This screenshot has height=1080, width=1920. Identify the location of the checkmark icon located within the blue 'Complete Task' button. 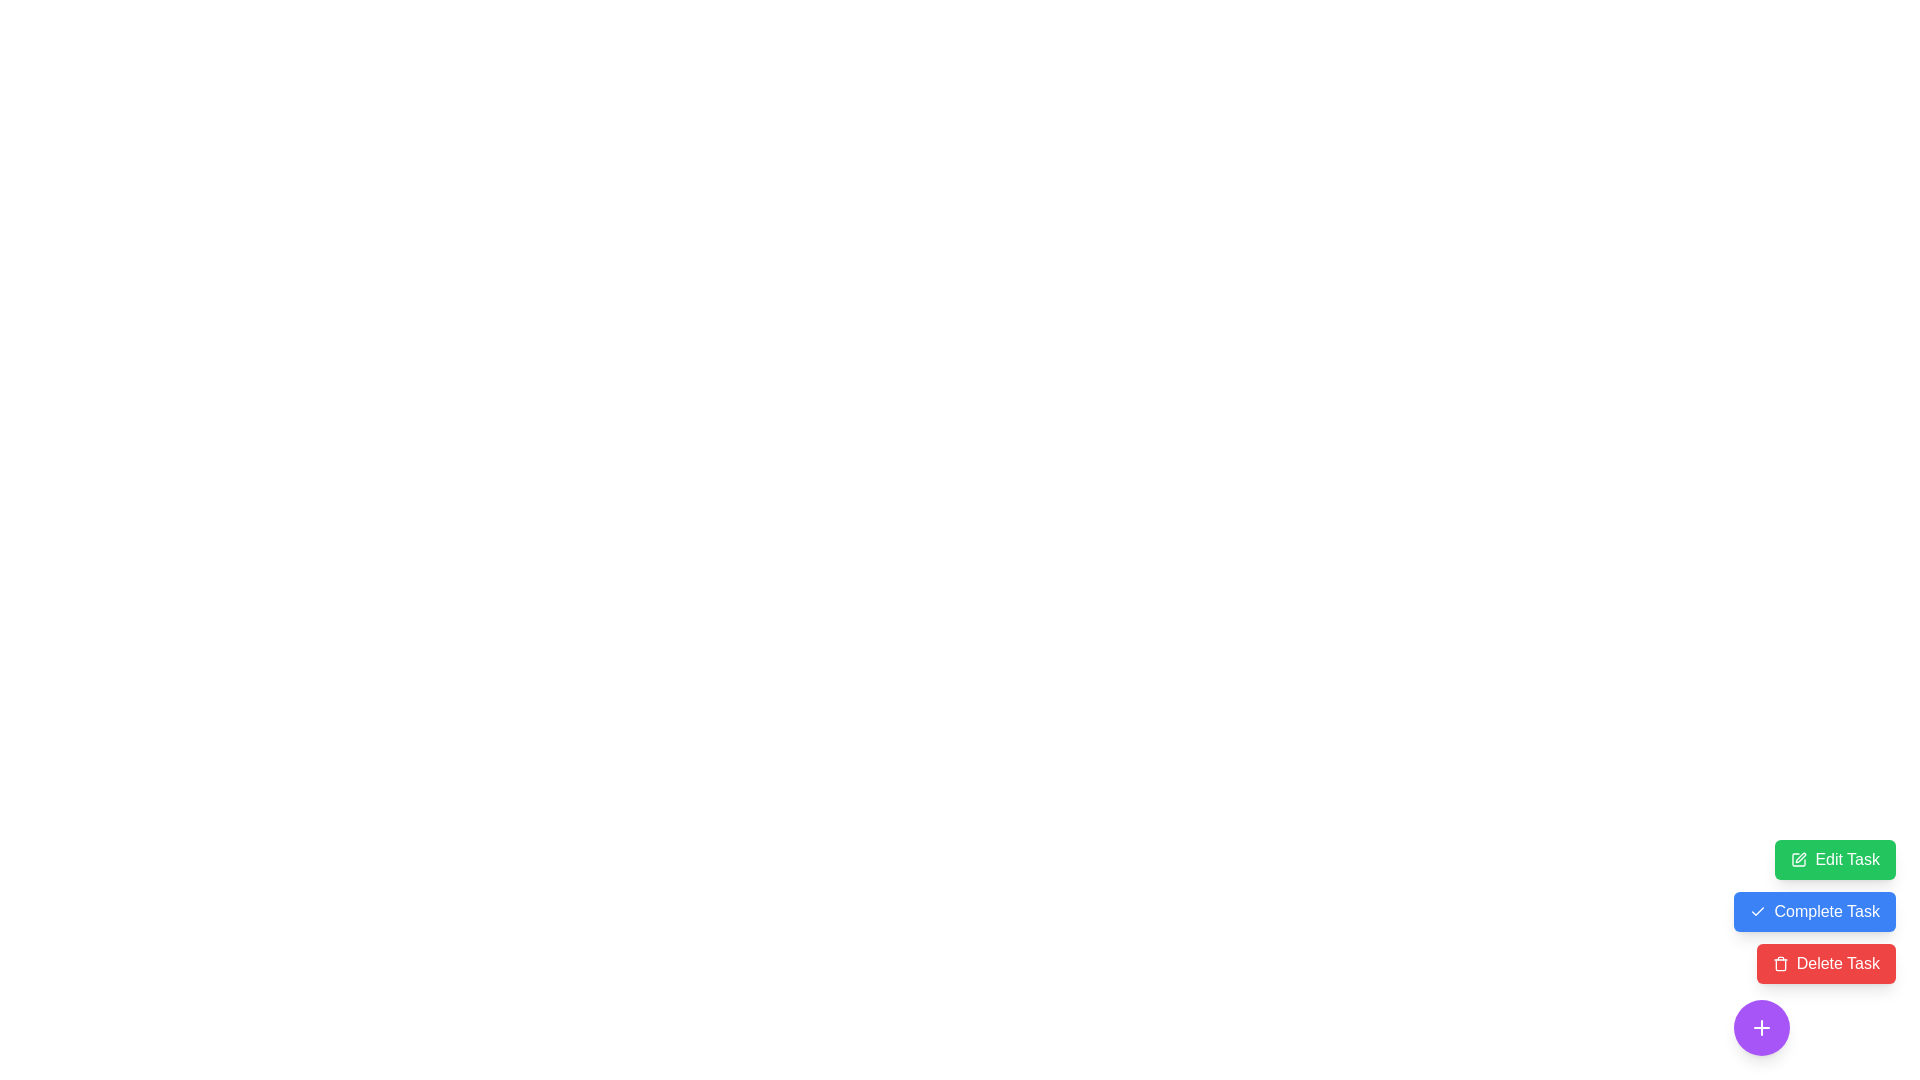
(1757, 911).